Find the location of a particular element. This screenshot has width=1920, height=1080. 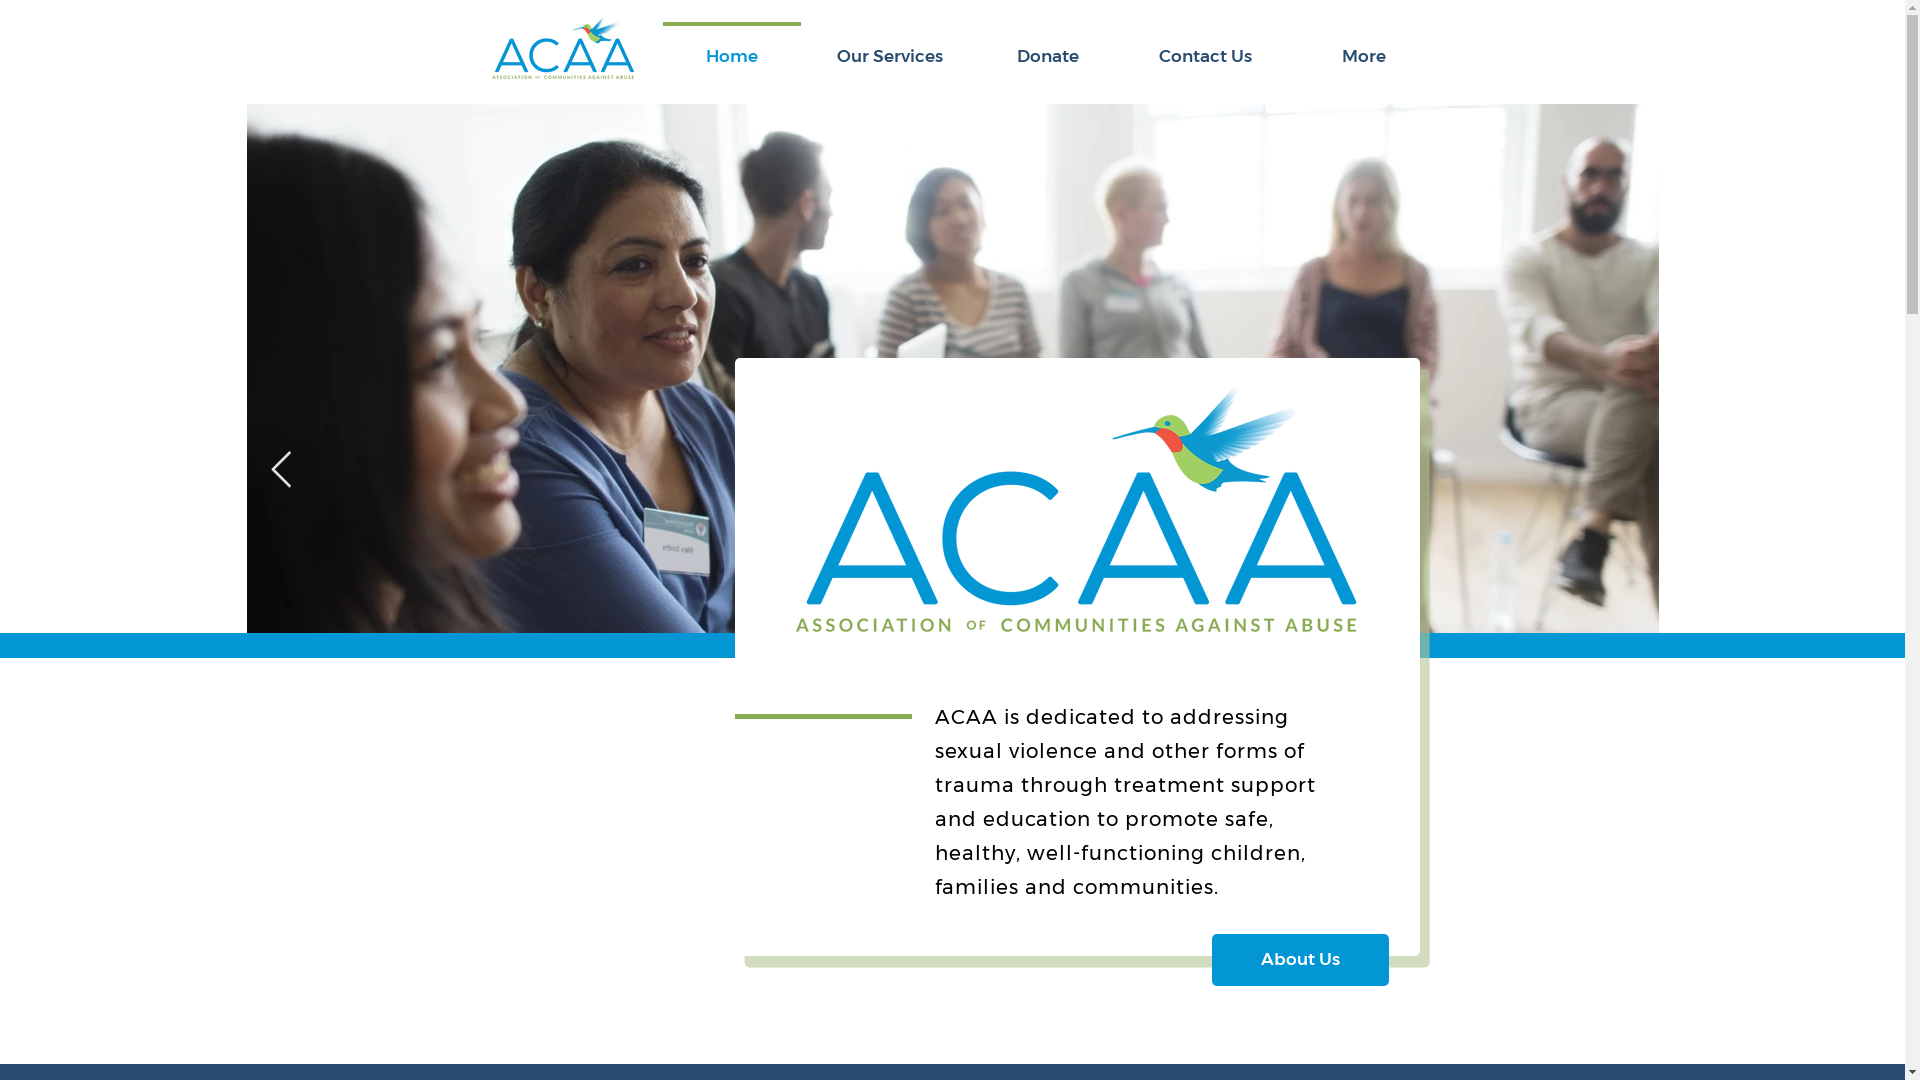

'Donate' is located at coordinates (1045, 45).